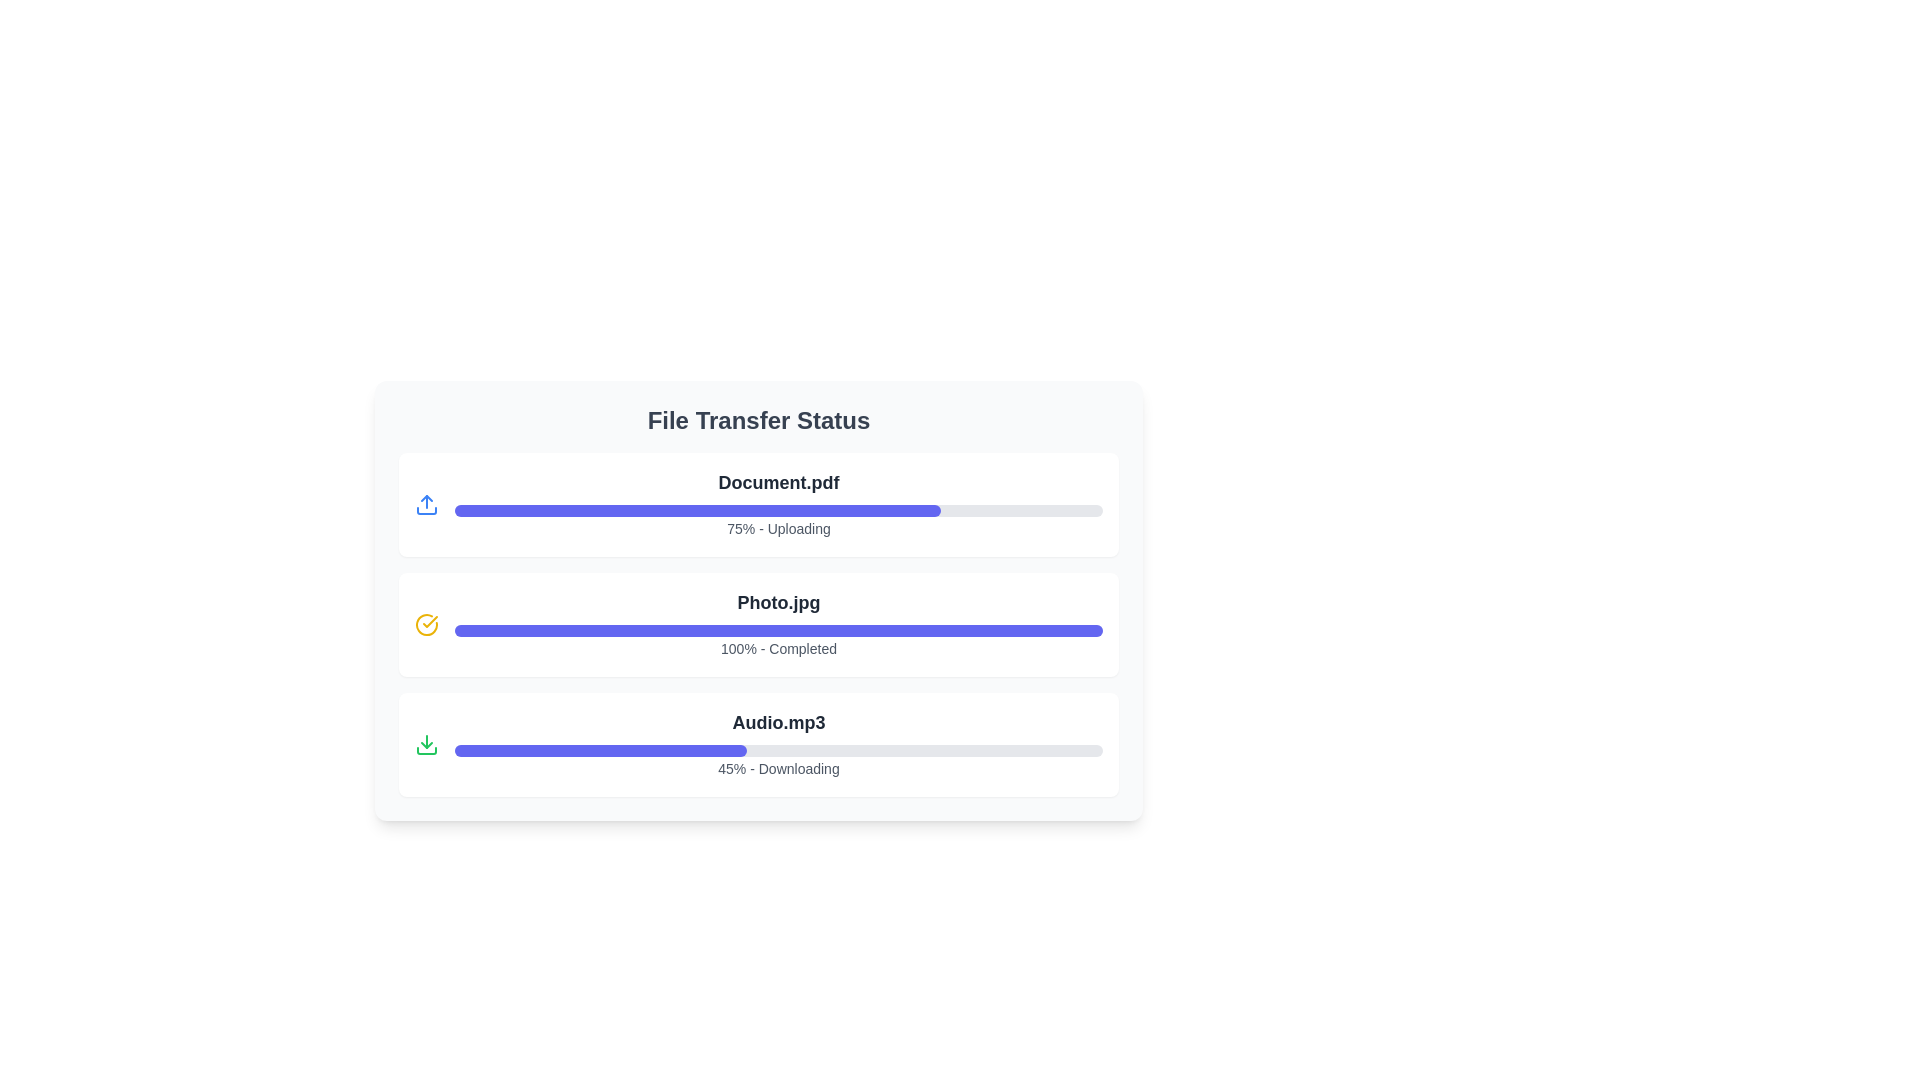 This screenshot has width=1920, height=1080. What do you see at coordinates (777, 744) in the screenshot?
I see `the progress bar indicating the download progress for 'Audio.mp3', which is the third item in a vertically stacked list of file progress bars` at bounding box center [777, 744].